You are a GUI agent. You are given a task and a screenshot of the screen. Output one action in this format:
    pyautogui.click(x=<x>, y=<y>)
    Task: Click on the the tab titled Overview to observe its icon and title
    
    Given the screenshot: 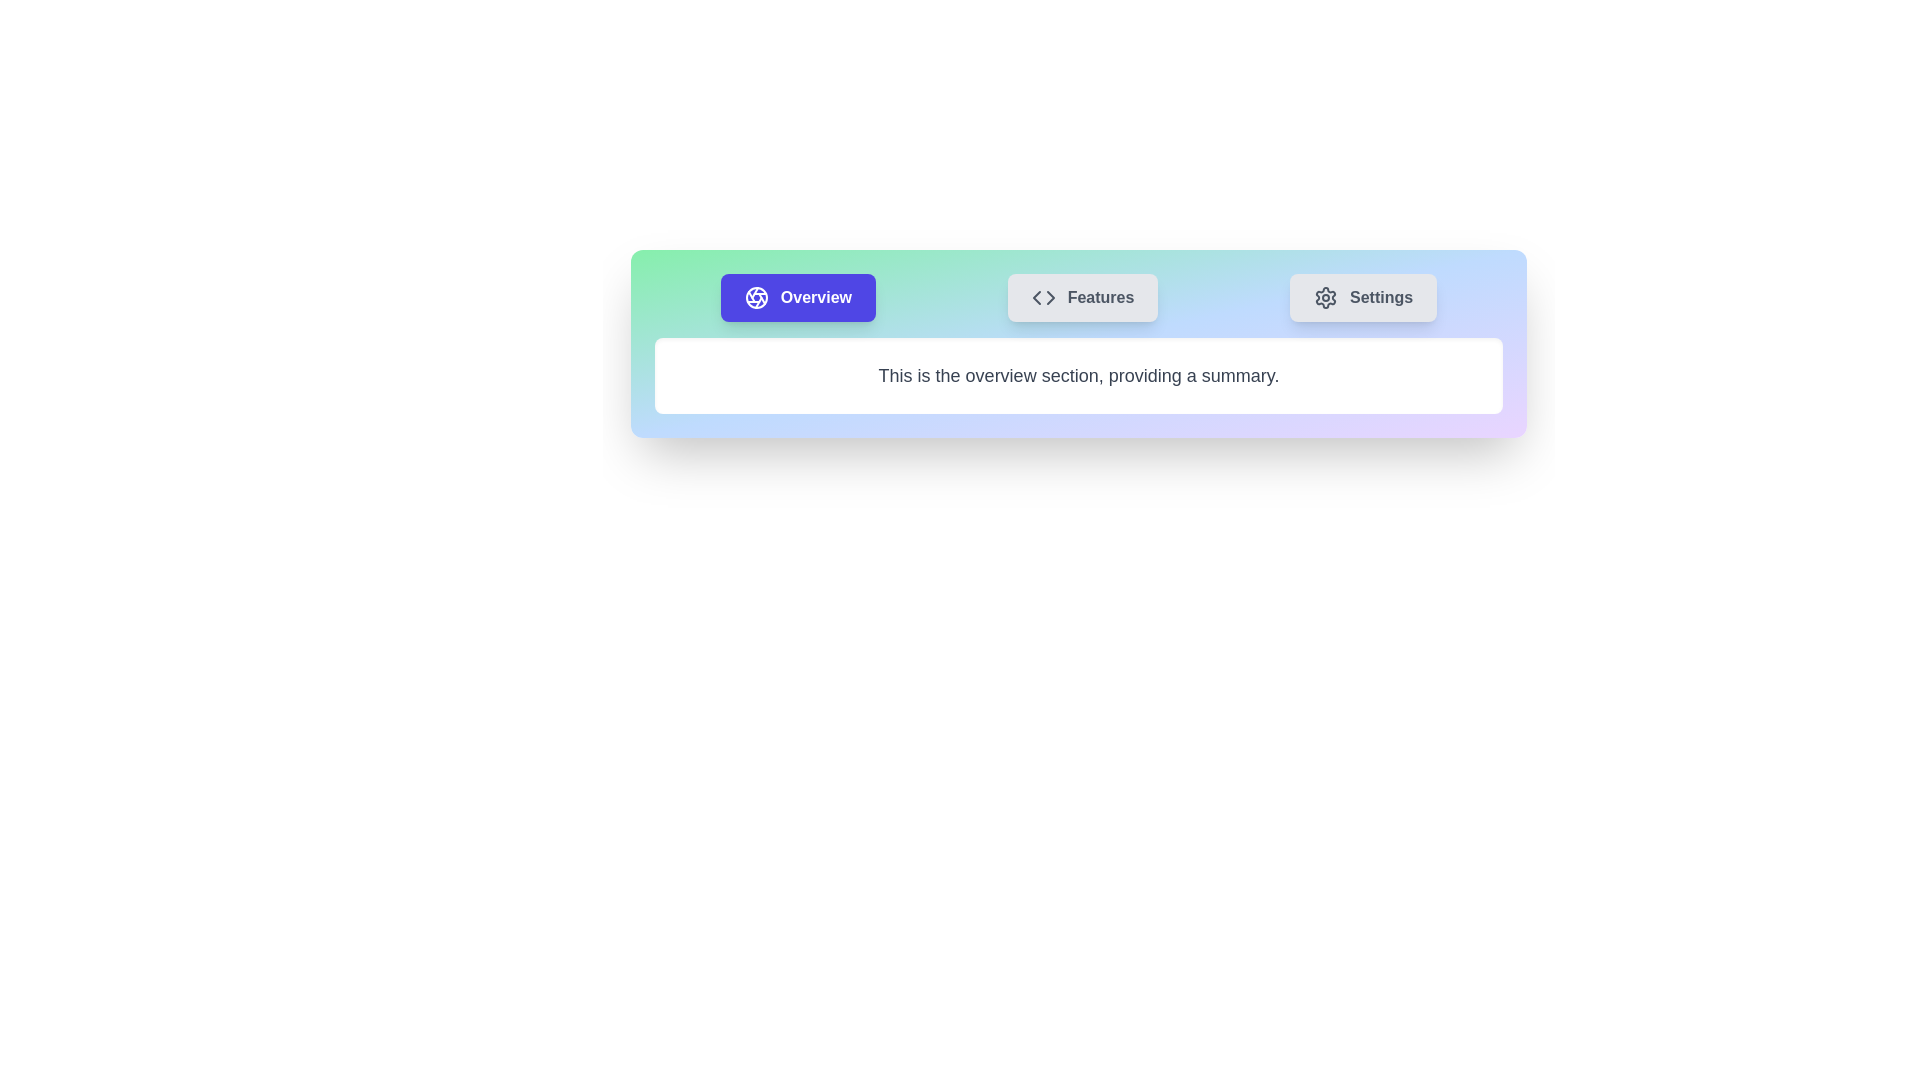 What is the action you would take?
    pyautogui.click(x=797, y=297)
    